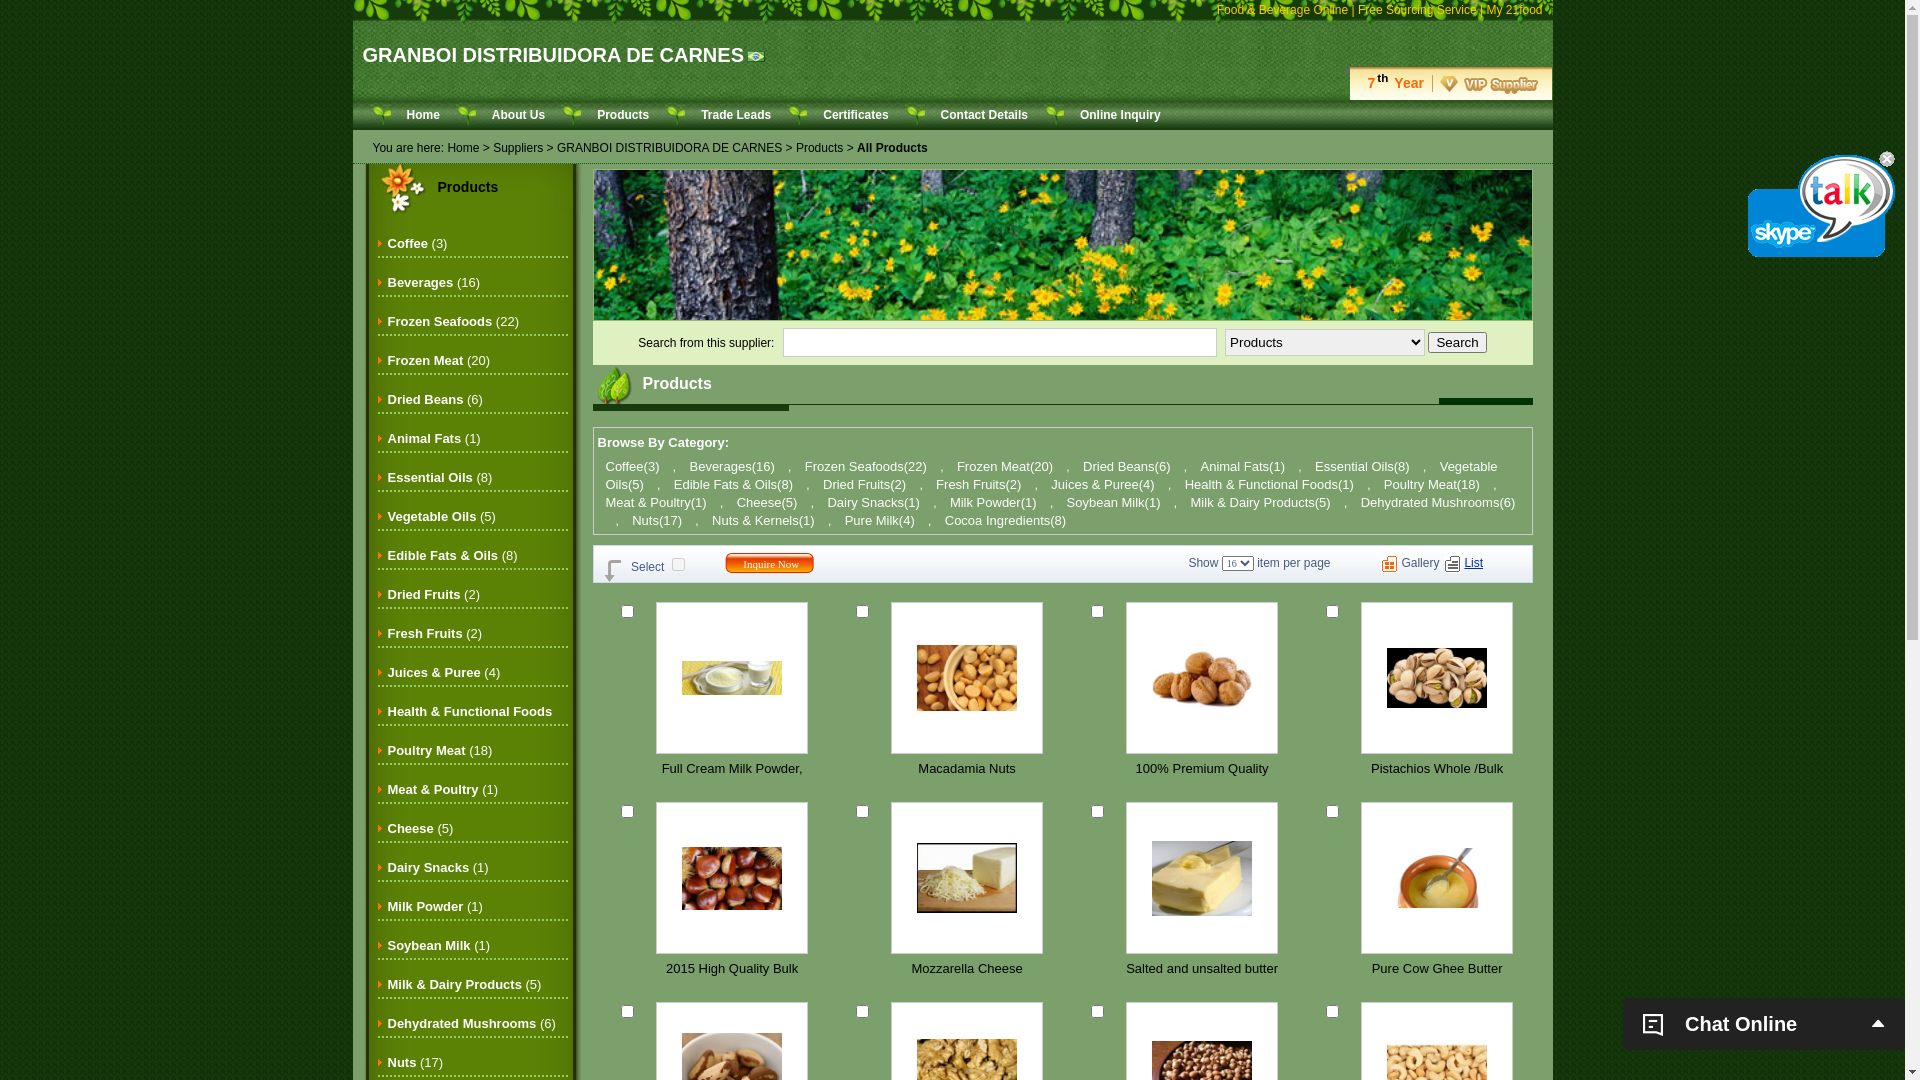  What do you see at coordinates (944, 519) in the screenshot?
I see `'Cocoa Ingredients(8)'` at bounding box center [944, 519].